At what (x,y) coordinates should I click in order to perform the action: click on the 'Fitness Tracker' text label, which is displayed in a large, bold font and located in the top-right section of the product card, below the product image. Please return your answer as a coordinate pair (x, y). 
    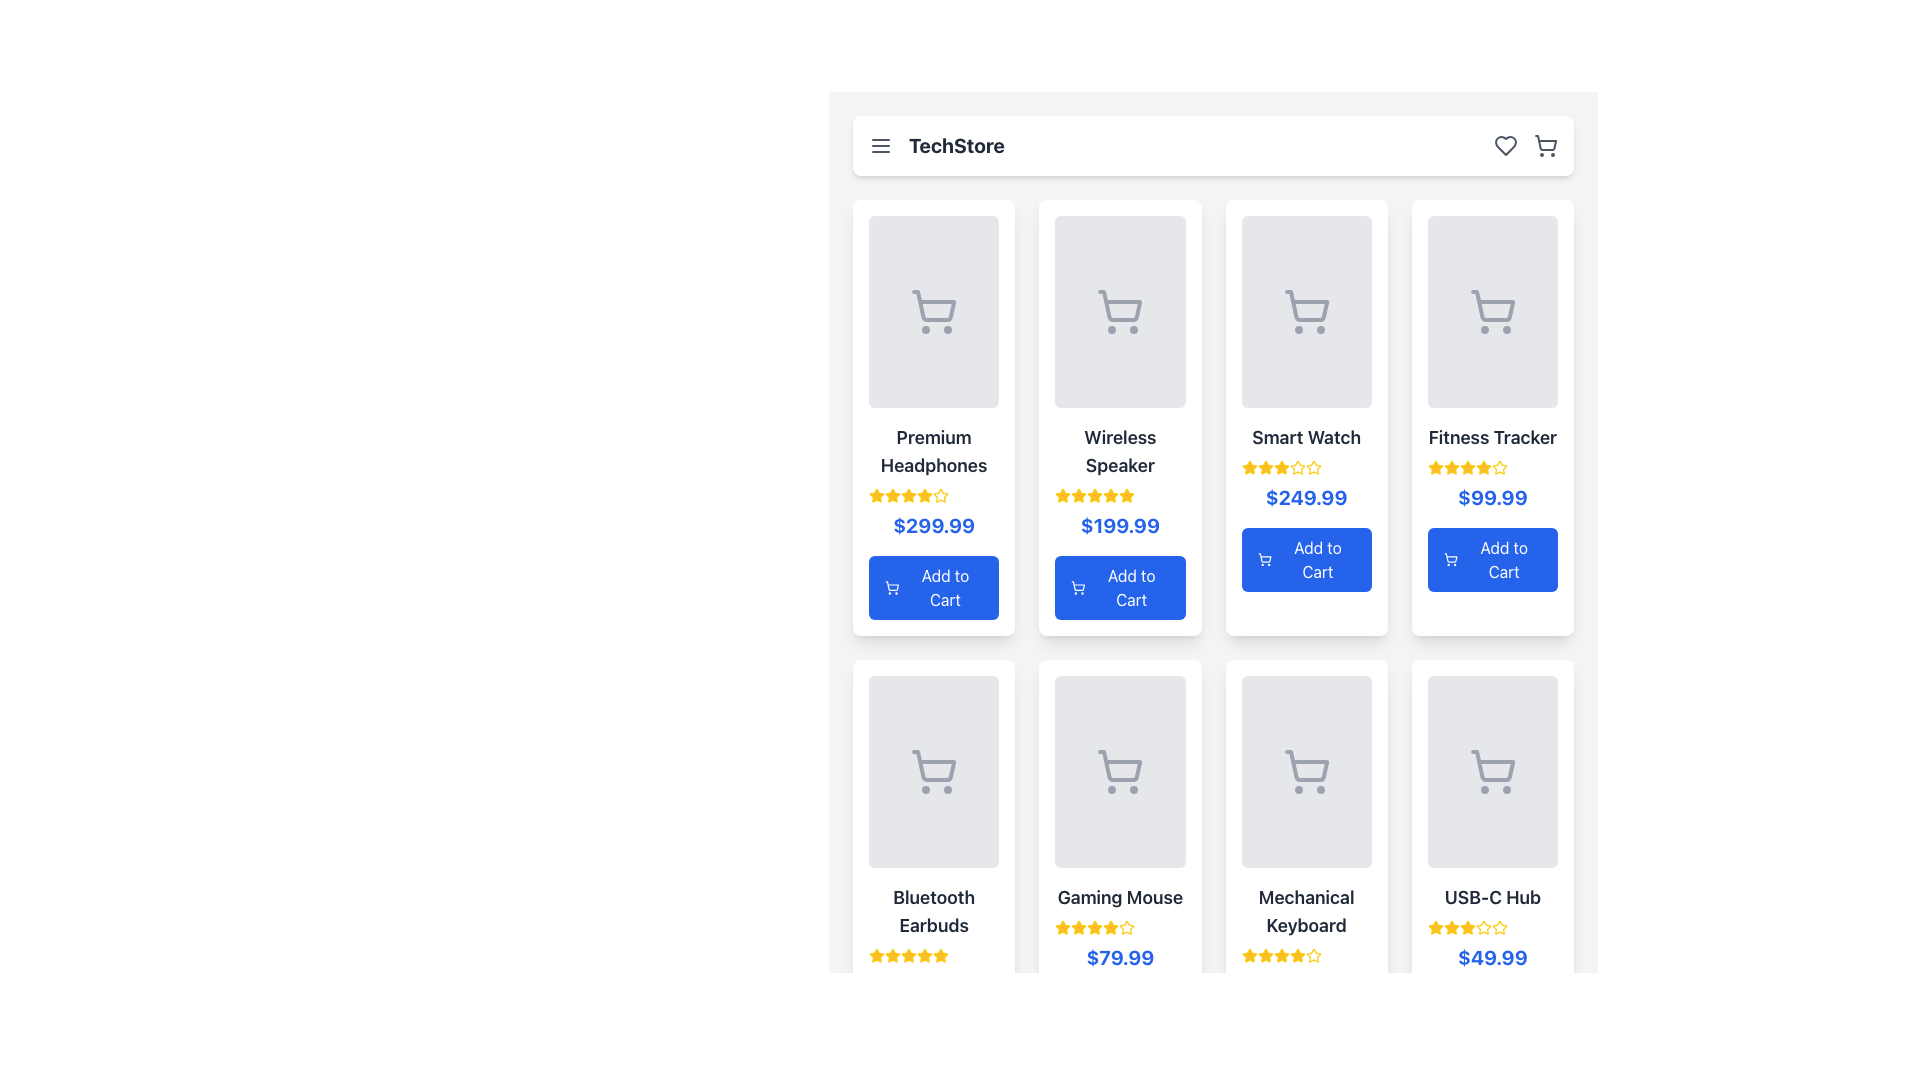
    Looking at the image, I should click on (1492, 437).